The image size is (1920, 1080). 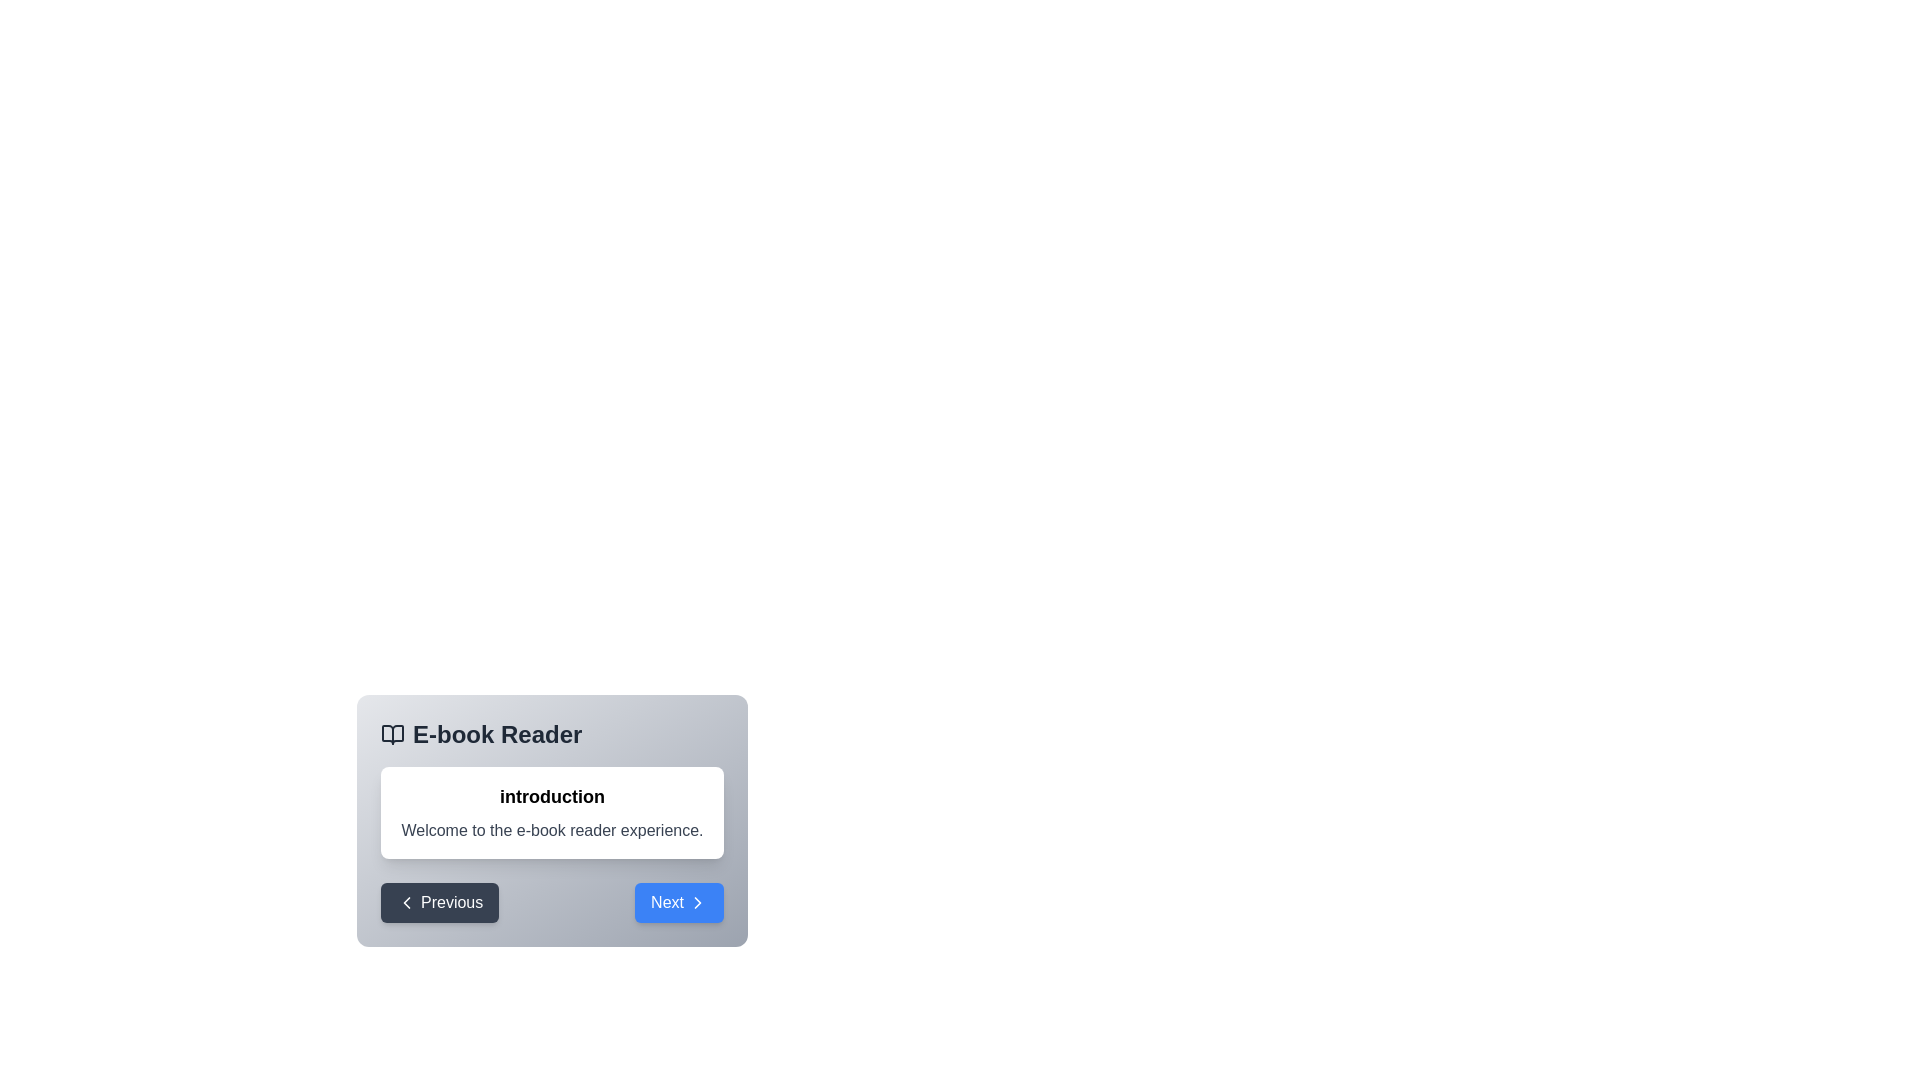 What do you see at coordinates (406, 902) in the screenshot?
I see `the left-pointing chevron icon located inside the 'Previous' button, positioned to the left of the text label` at bounding box center [406, 902].